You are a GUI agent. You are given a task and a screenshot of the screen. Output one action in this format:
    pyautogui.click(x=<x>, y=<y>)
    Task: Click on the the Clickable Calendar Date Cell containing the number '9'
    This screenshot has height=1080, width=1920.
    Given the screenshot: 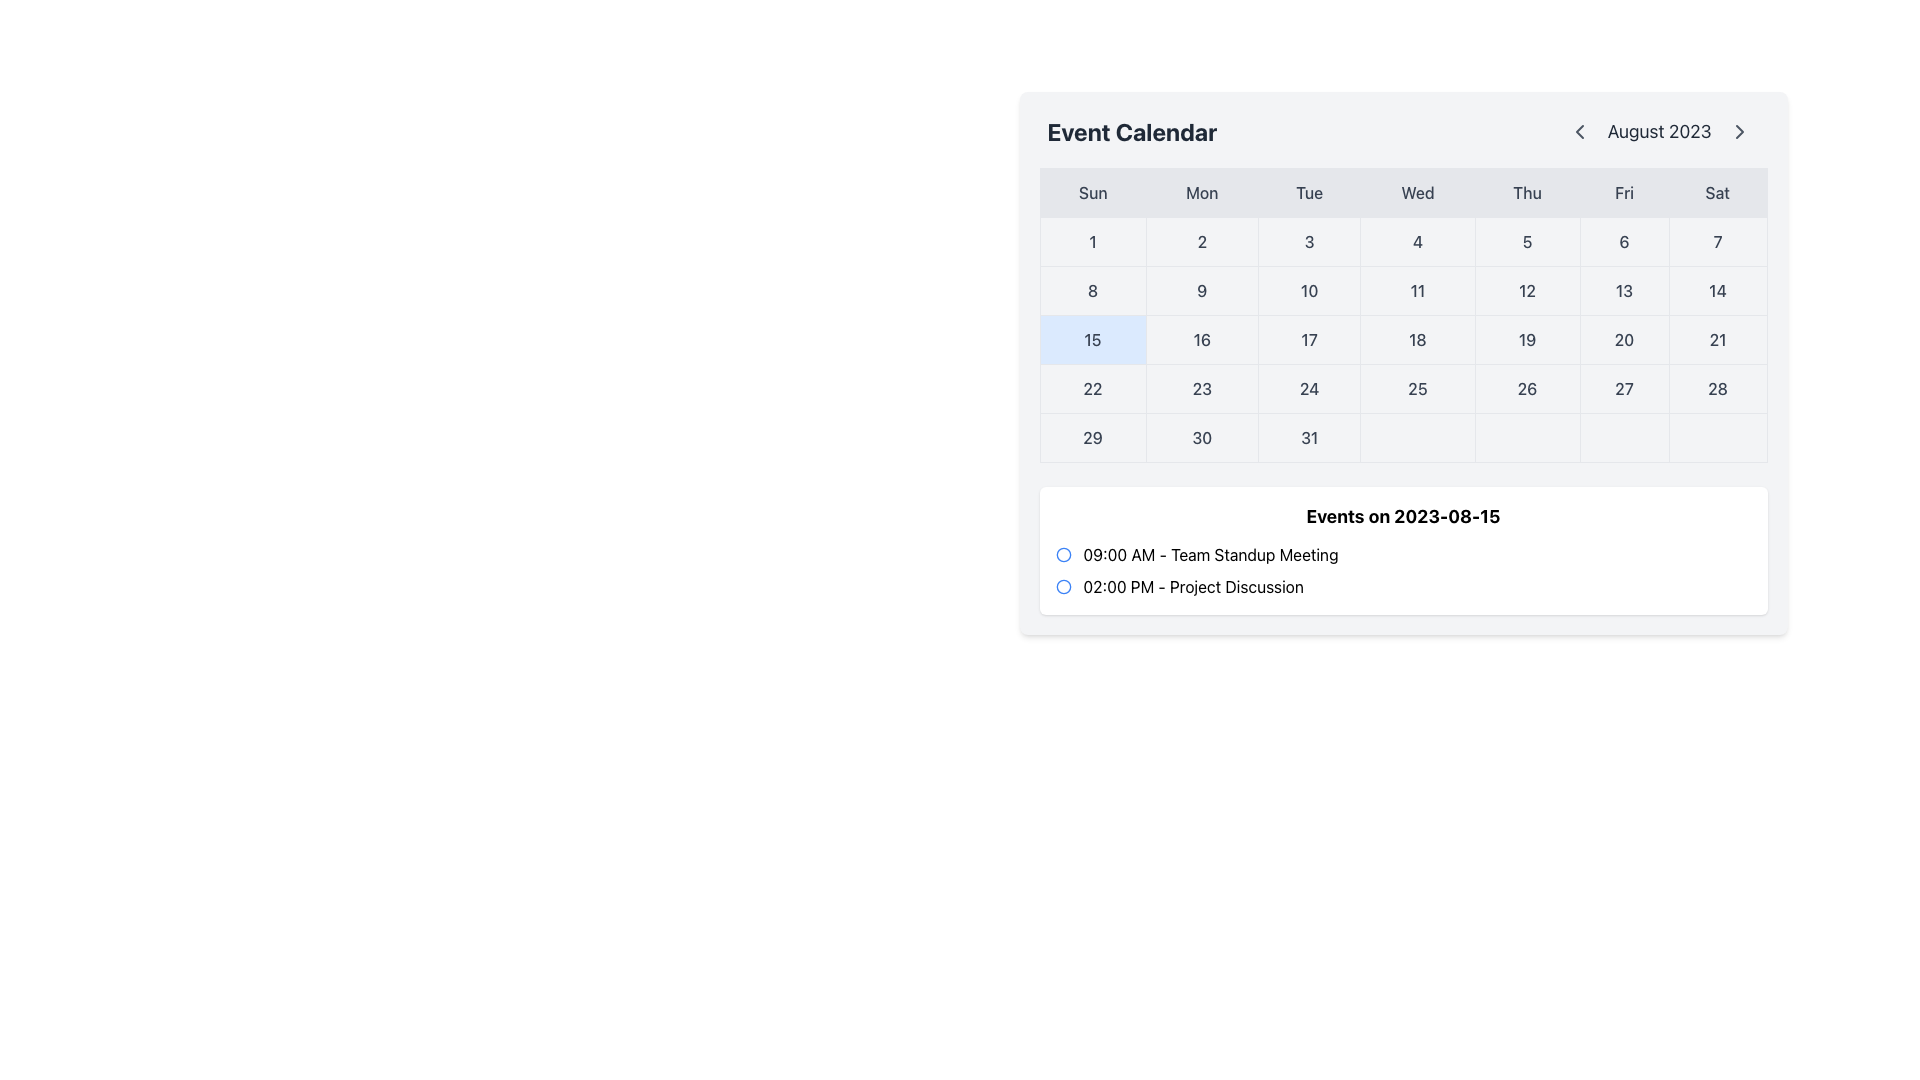 What is the action you would take?
    pyautogui.click(x=1201, y=290)
    